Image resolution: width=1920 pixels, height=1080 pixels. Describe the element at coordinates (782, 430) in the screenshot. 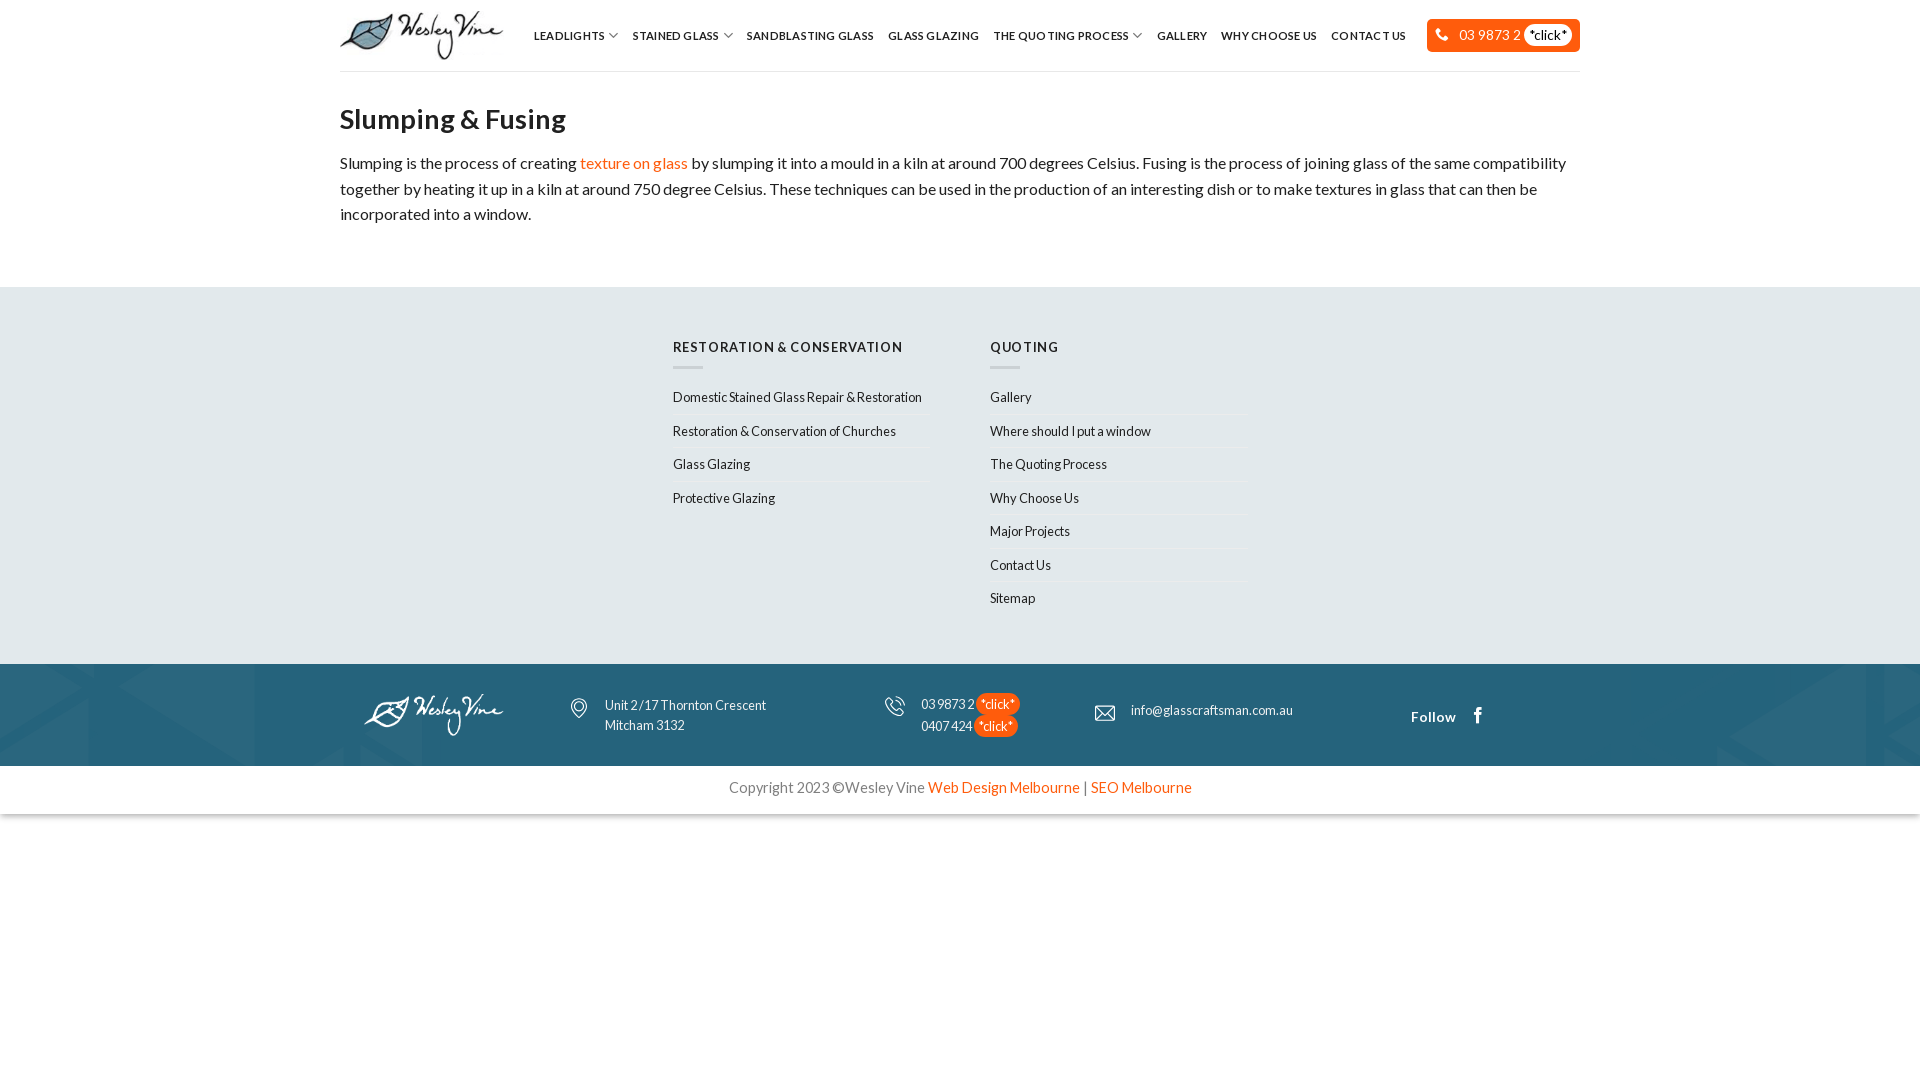

I see `'Restoration & Conservation of Churches'` at that location.